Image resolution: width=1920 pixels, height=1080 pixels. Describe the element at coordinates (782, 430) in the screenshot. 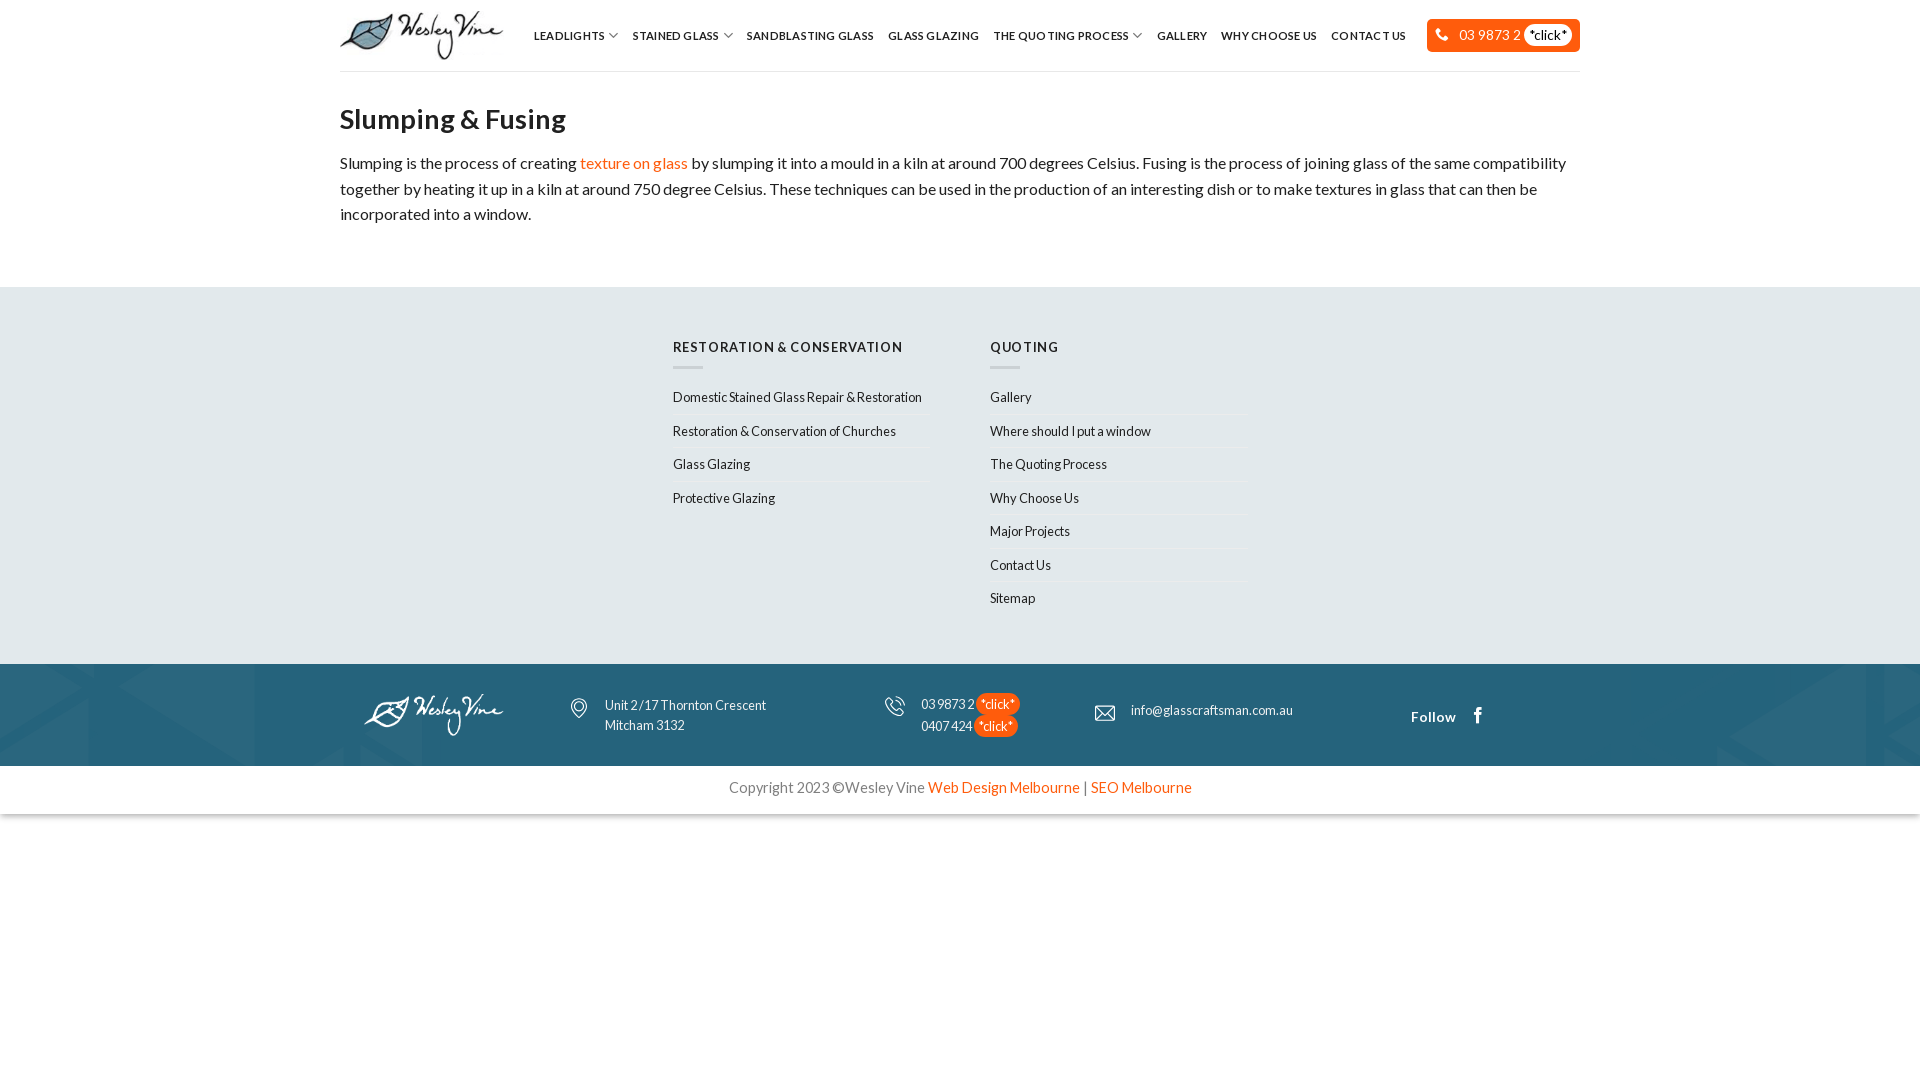

I see `'Restoration & Conservation of Churches'` at that location.